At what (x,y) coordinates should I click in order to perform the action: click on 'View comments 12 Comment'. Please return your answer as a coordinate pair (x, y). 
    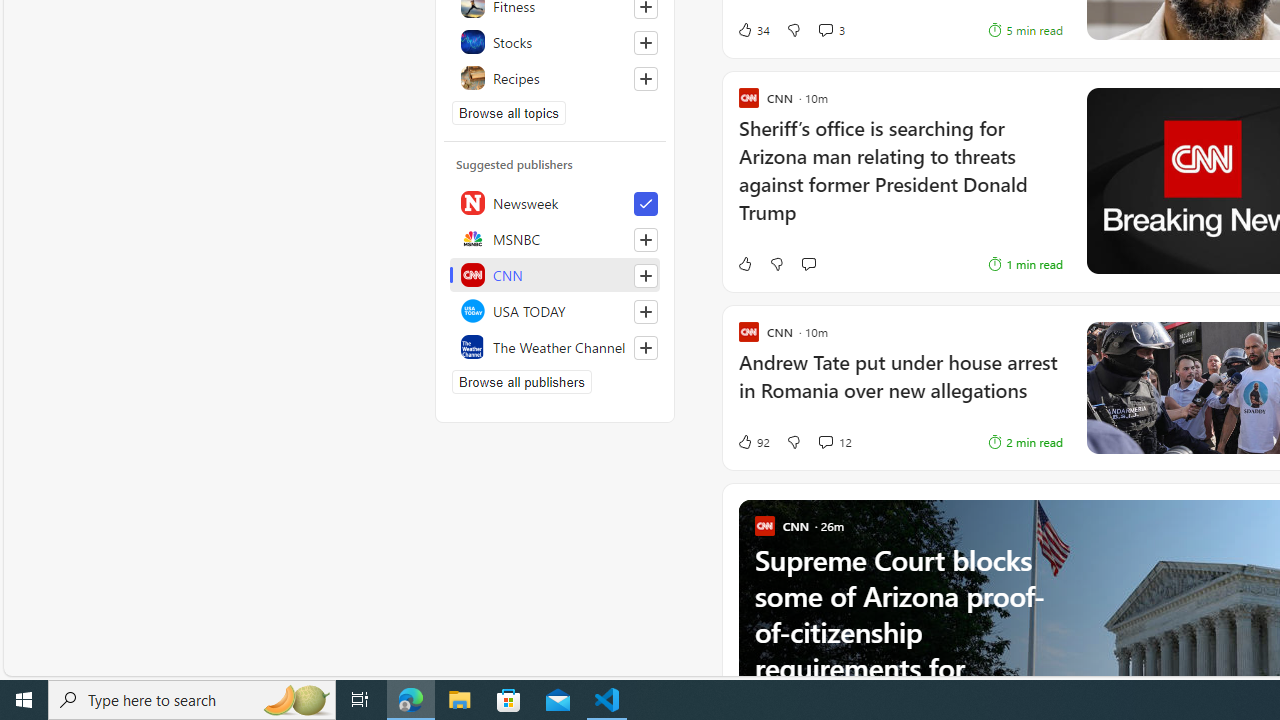
    Looking at the image, I should click on (825, 441).